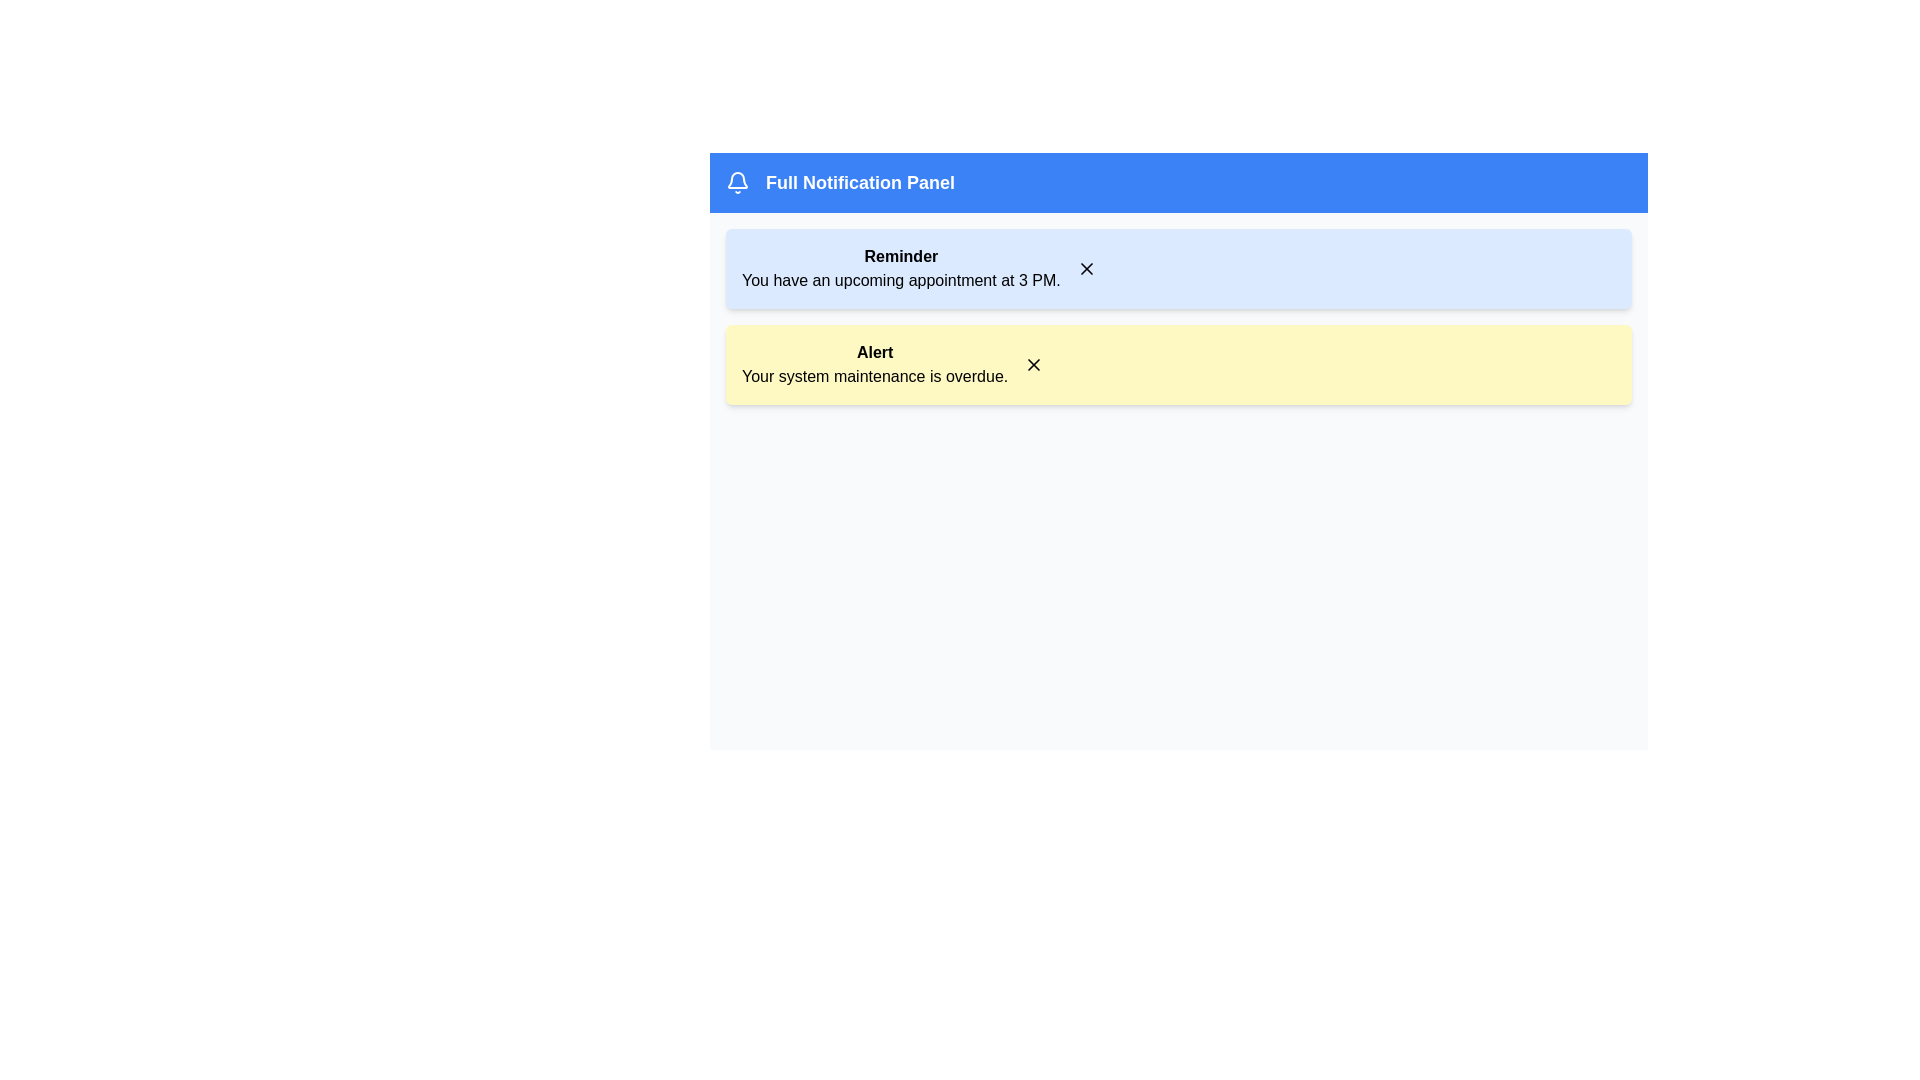  Describe the element at coordinates (1034, 365) in the screenshot. I see `the close button represented as a small 'X' icon in the top-right corner of the yellow notification block titled 'Alert'` at that location.